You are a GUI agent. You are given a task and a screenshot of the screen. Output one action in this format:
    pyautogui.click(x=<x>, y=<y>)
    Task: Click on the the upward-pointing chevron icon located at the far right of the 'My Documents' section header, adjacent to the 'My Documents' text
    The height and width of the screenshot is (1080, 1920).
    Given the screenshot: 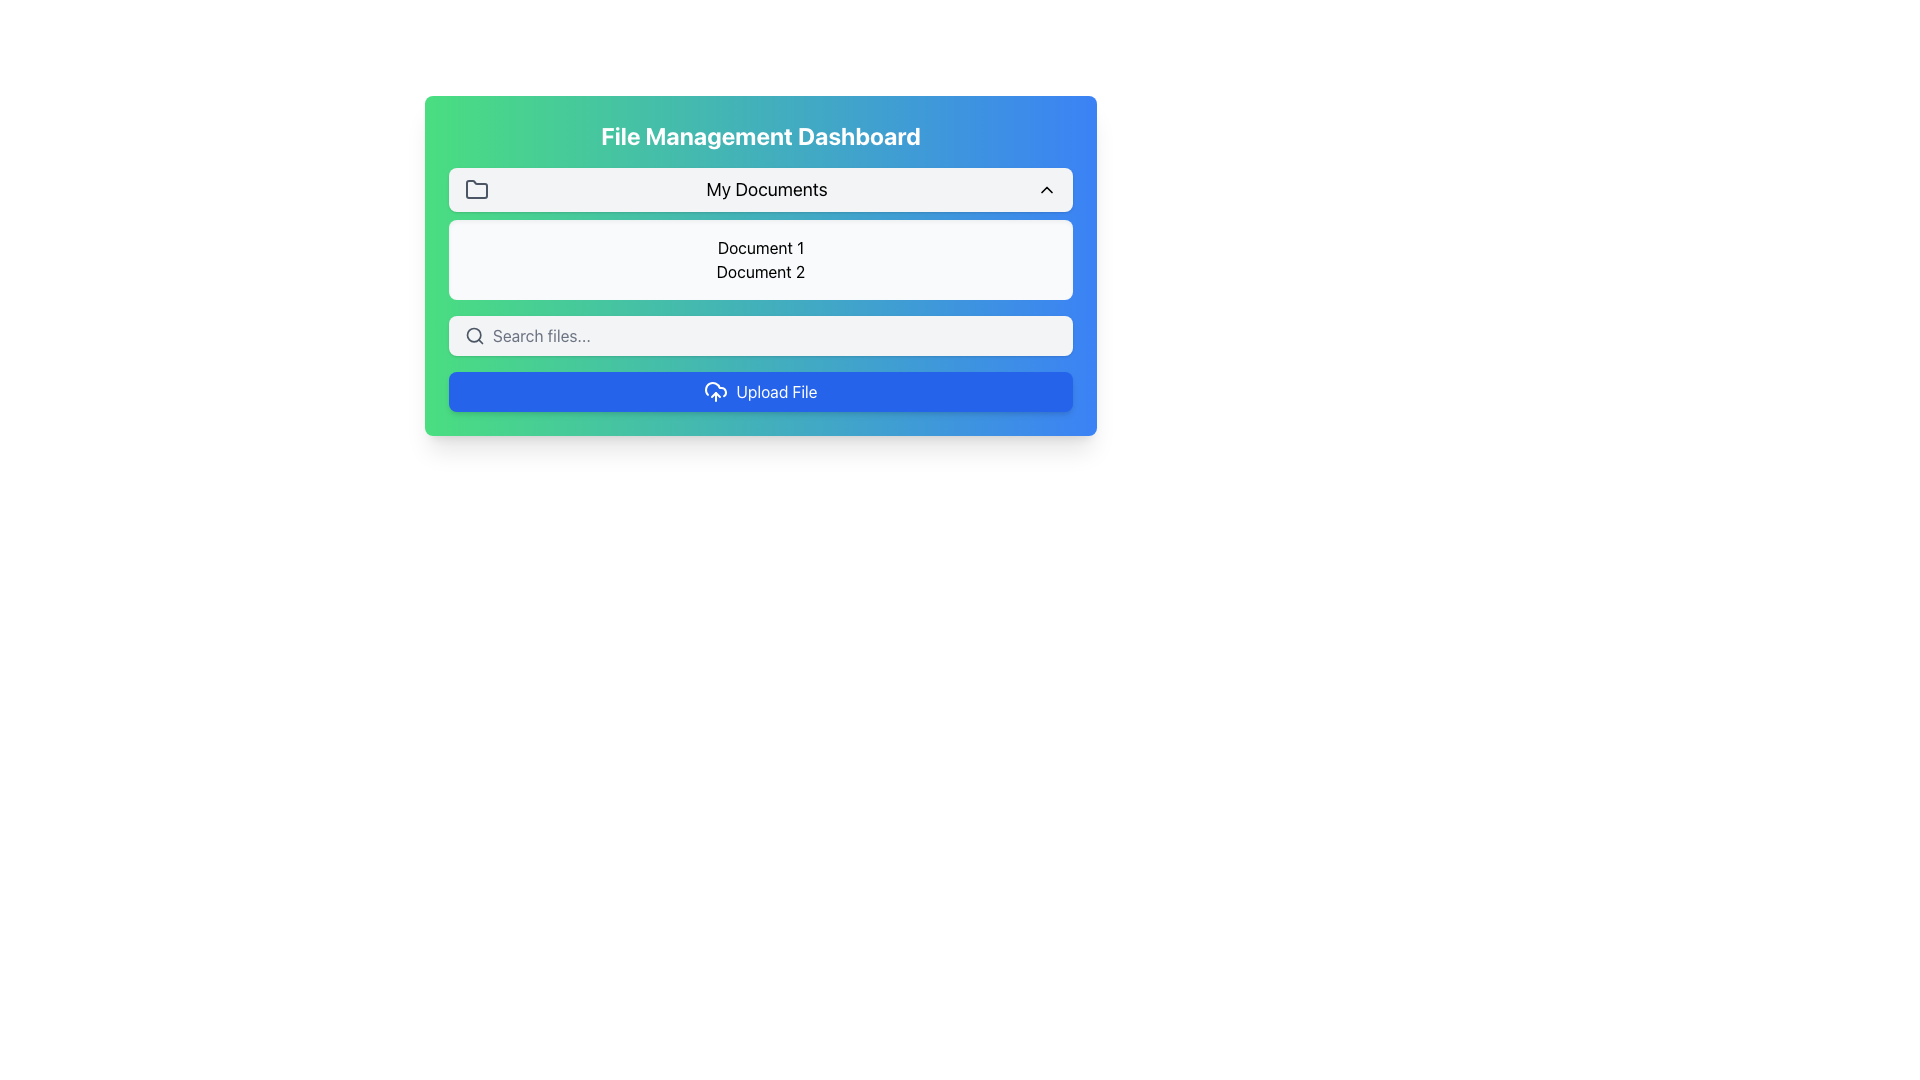 What is the action you would take?
    pyautogui.click(x=1045, y=189)
    